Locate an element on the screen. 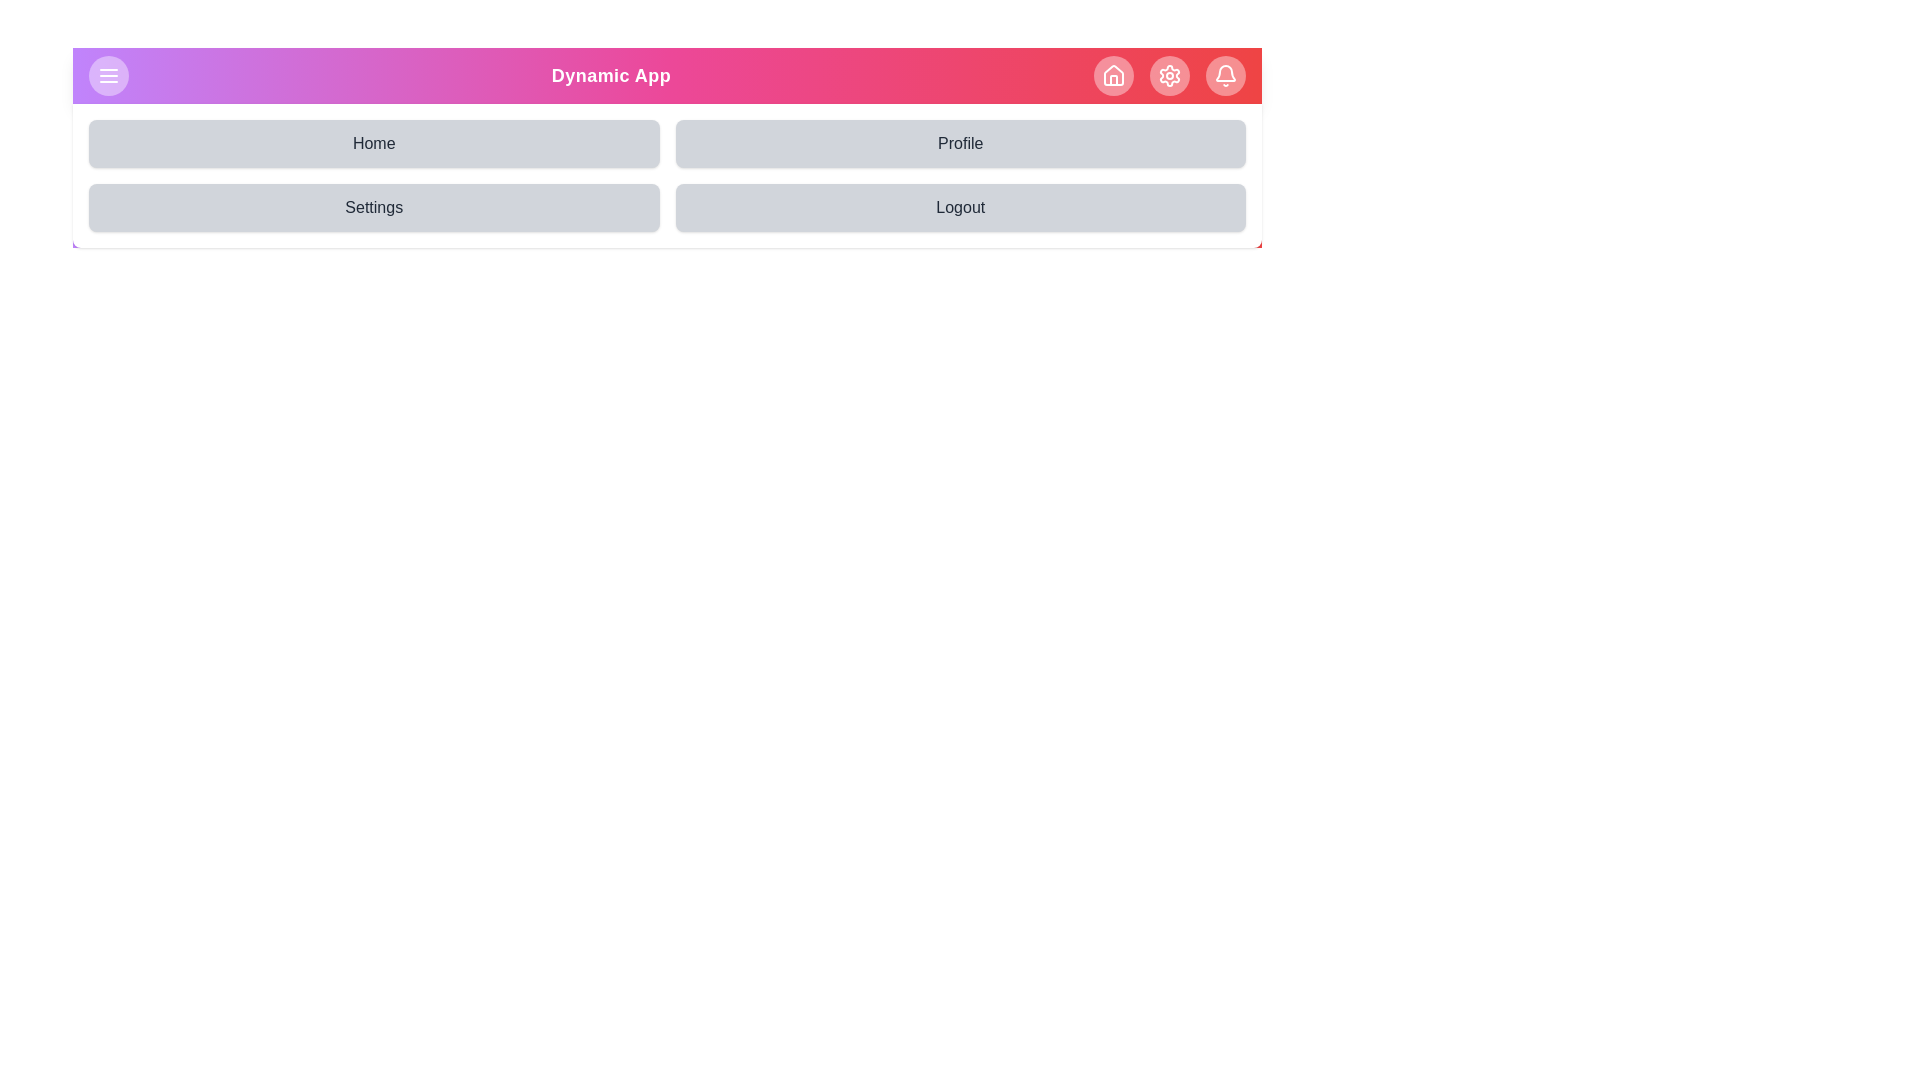  the Home button in the top bar is located at coordinates (1112, 75).